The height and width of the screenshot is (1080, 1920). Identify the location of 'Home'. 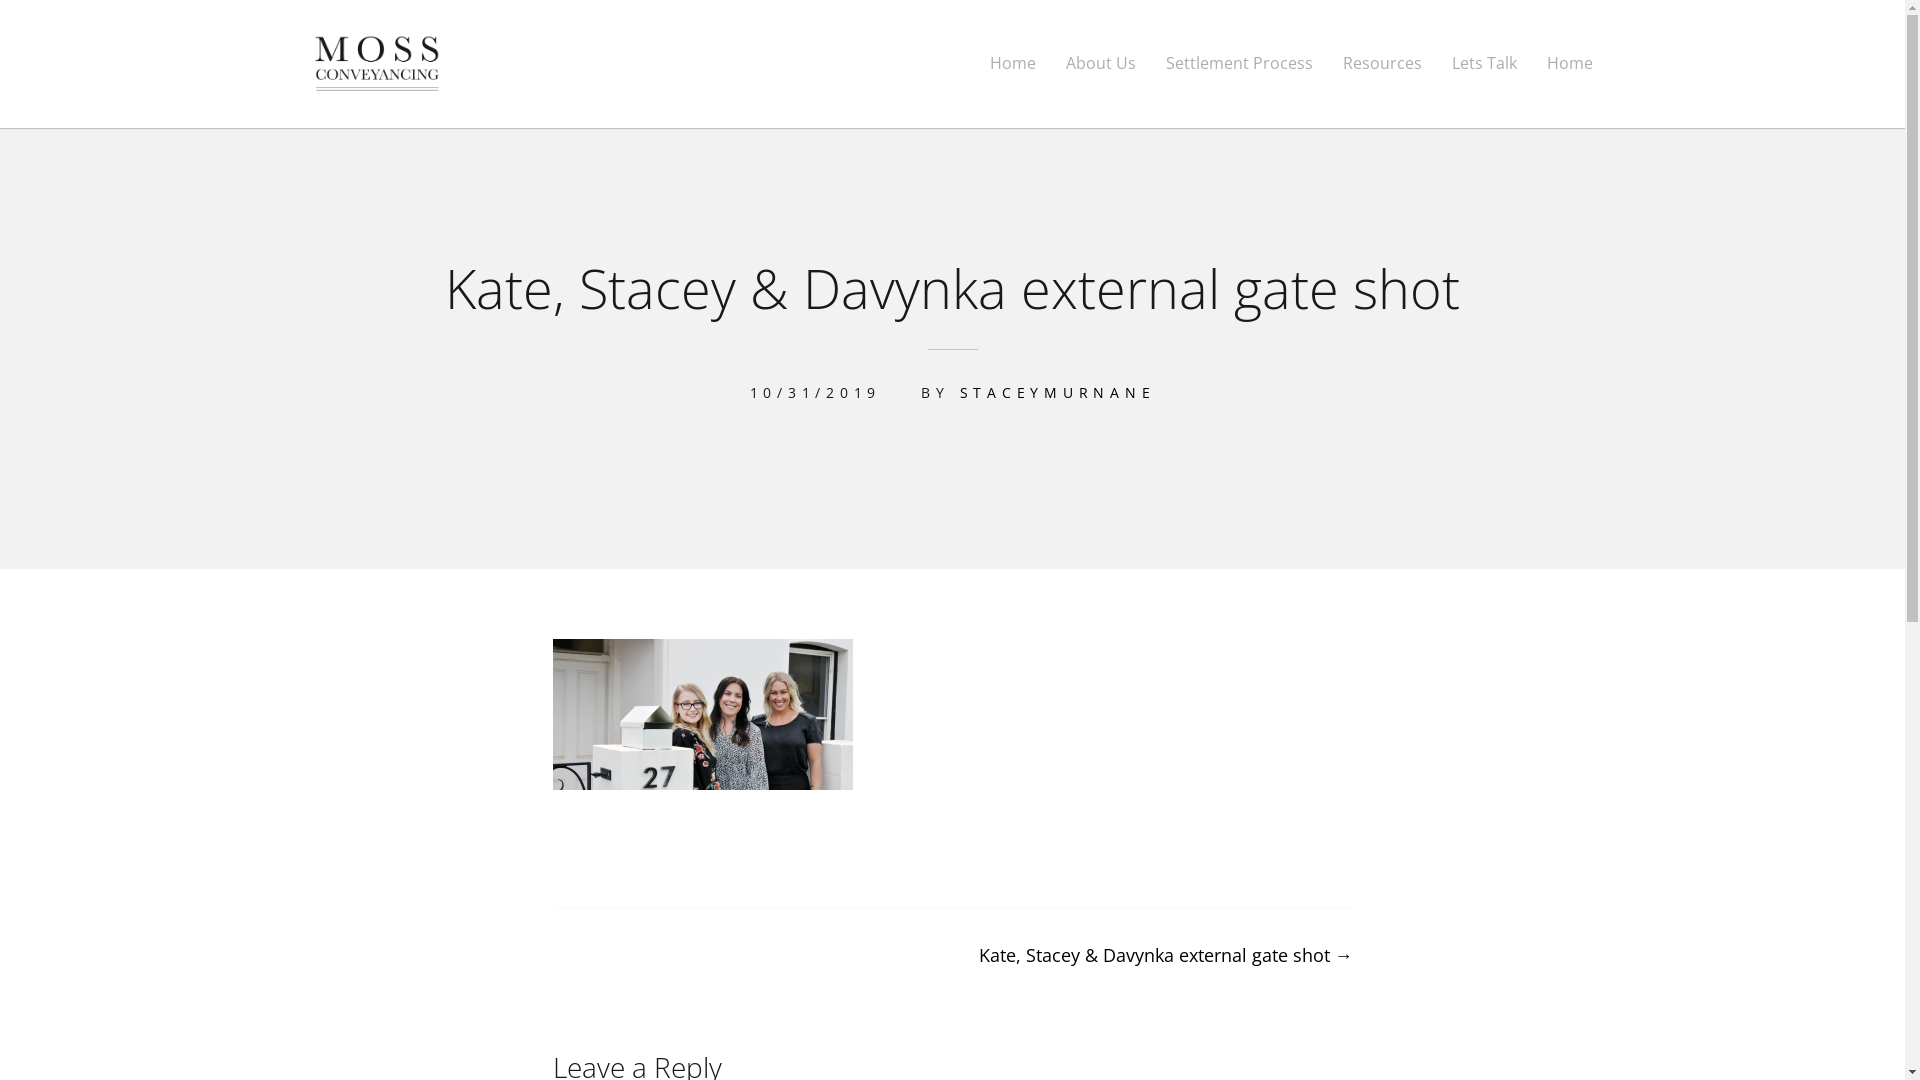
(1544, 62).